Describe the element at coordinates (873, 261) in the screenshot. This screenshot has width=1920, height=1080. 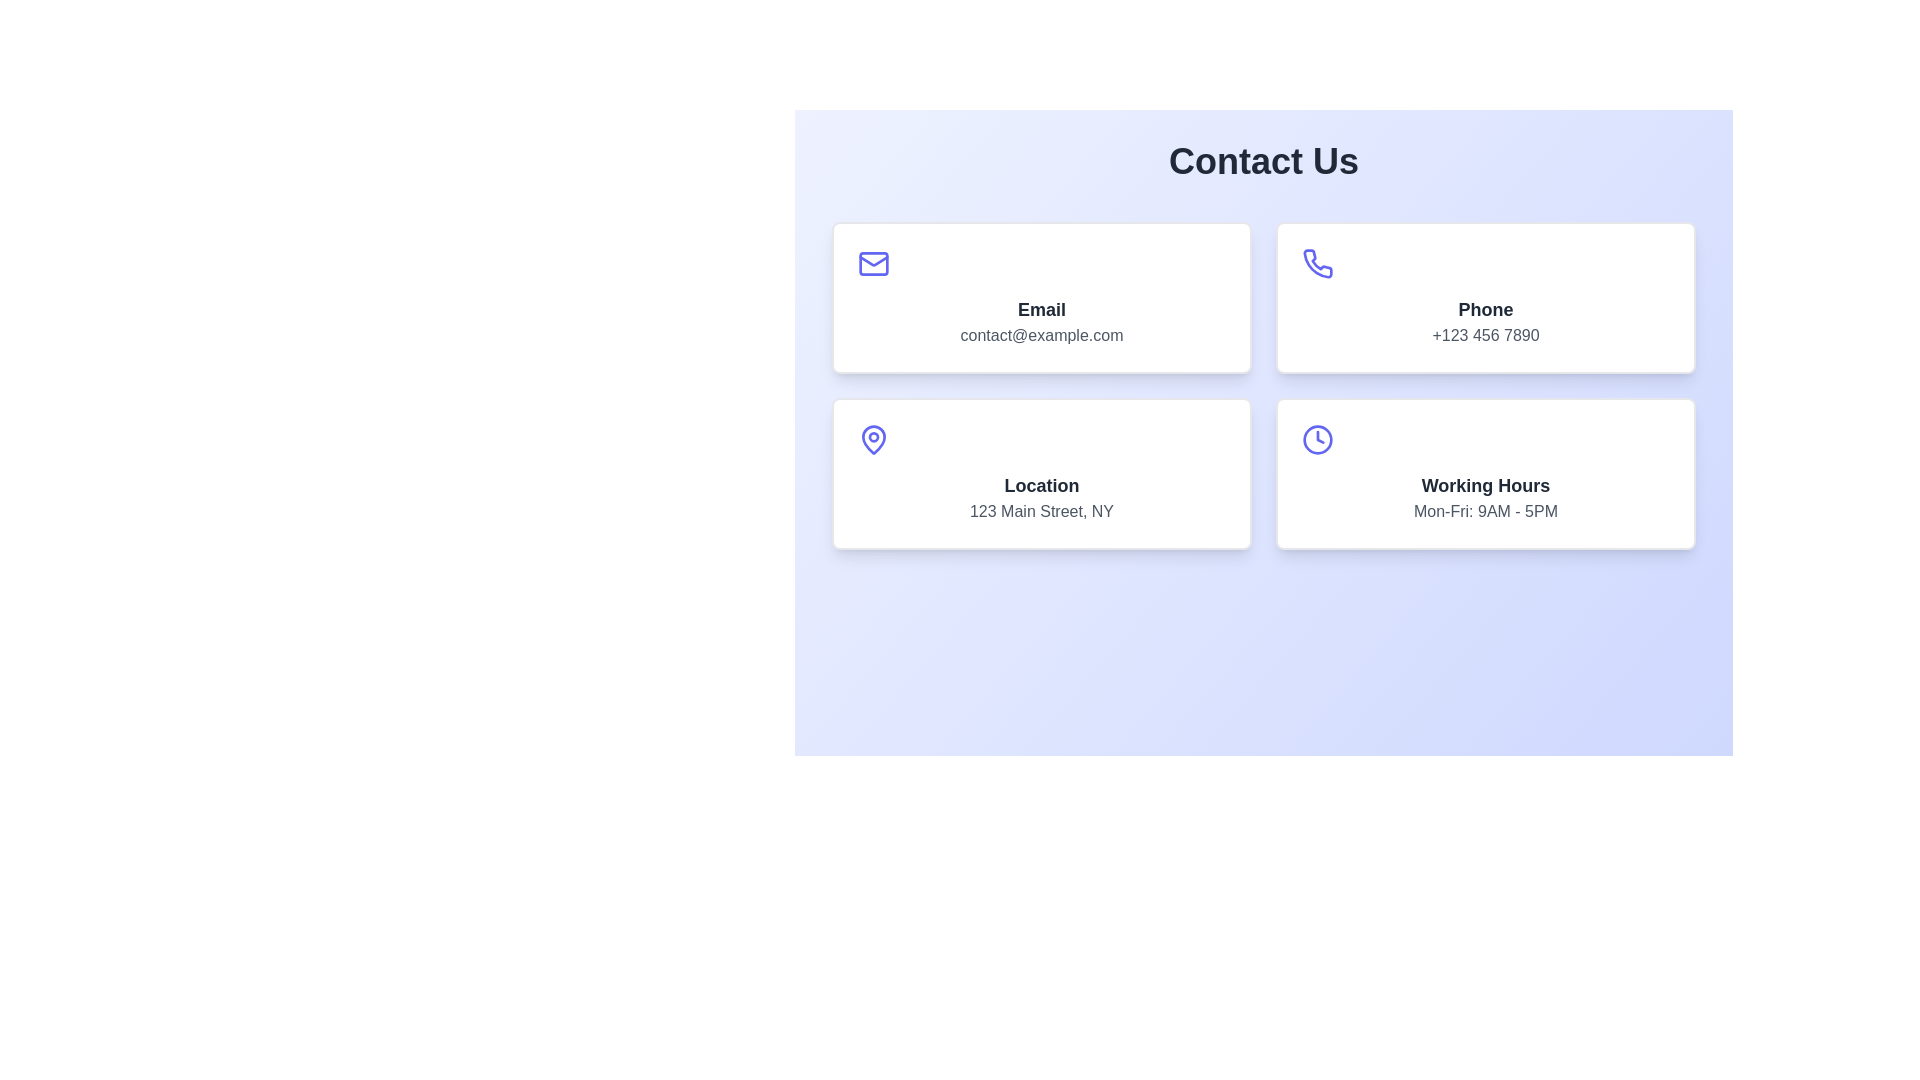
I see `the upper rectangle of the envelope icon, which symbolizes email communication, located in the top-left card under the 'Contact Us' section, above the 'Email' text` at that location.